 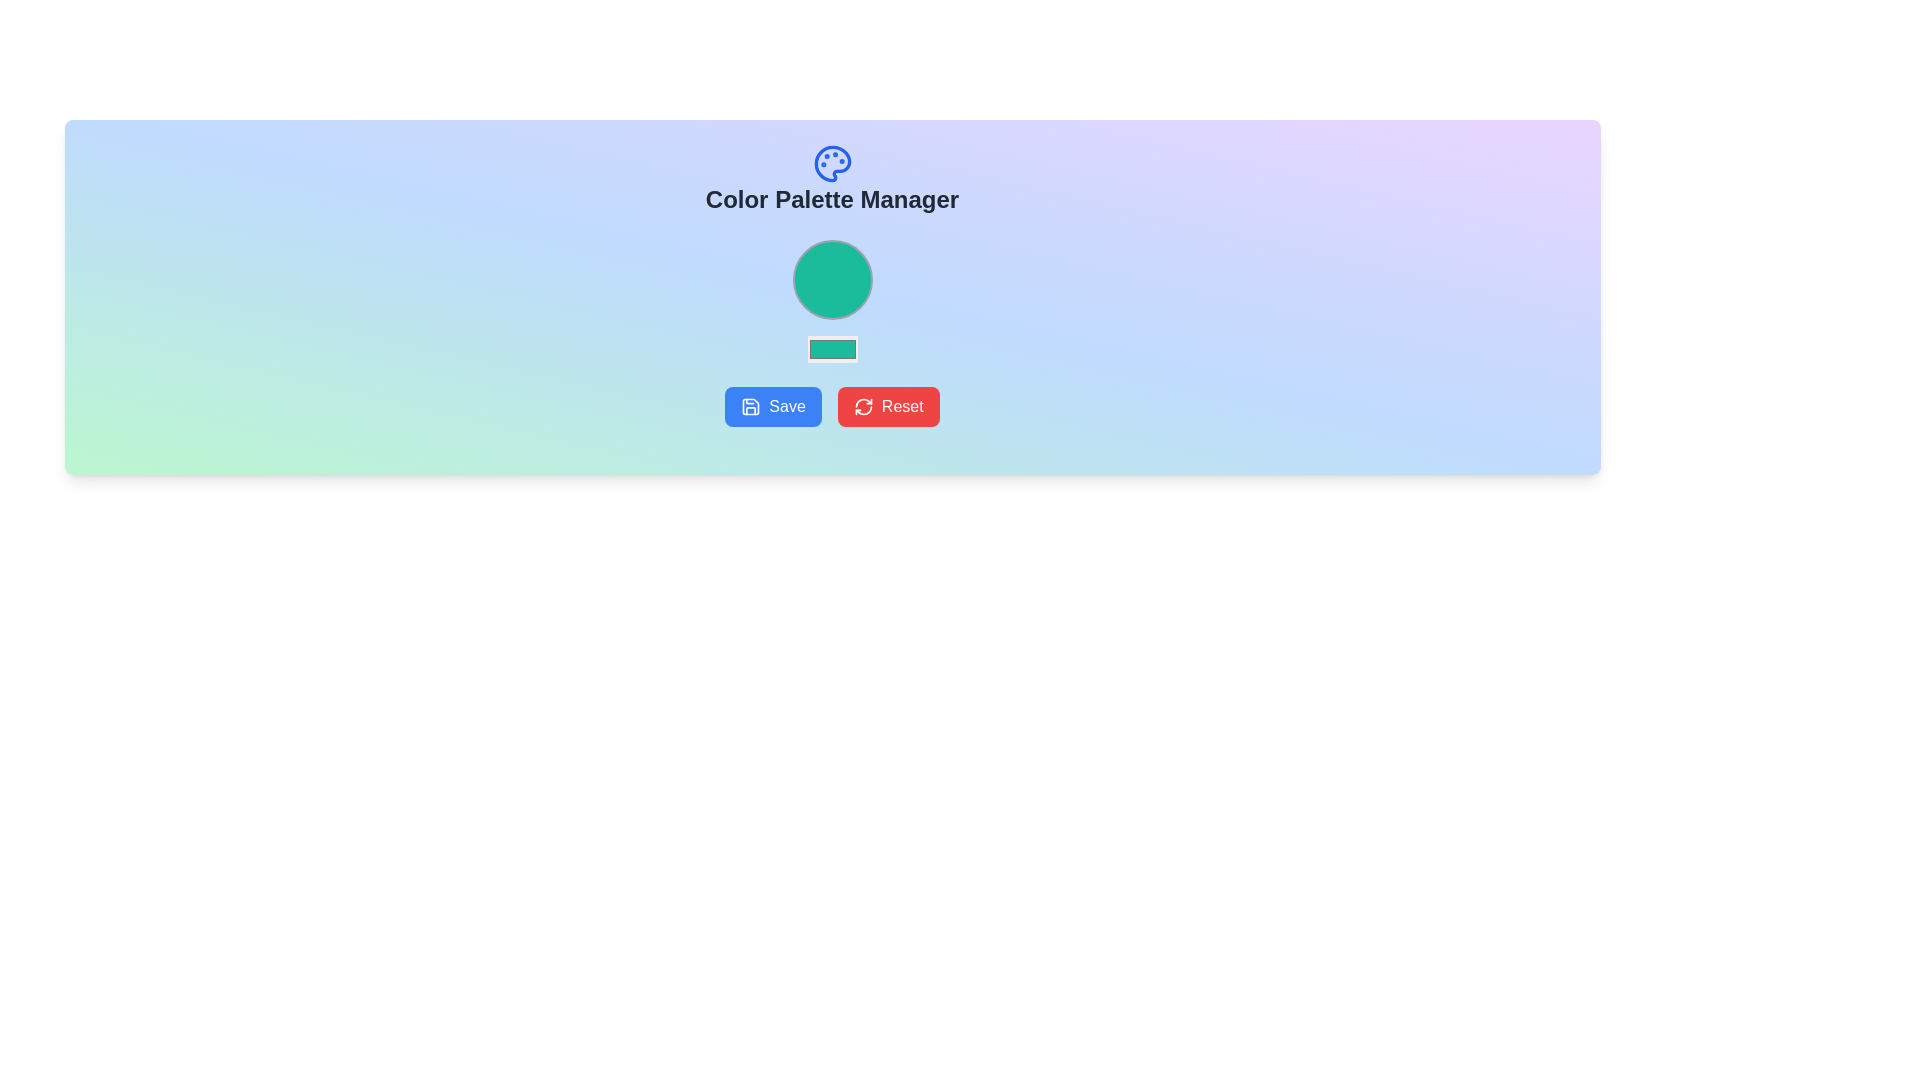 What do you see at coordinates (863, 406) in the screenshot?
I see `the icon within the red 'Reset' button, which is located at the bottom right of the user interface, to the right of the blue 'Save' button` at bounding box center [863, 406].